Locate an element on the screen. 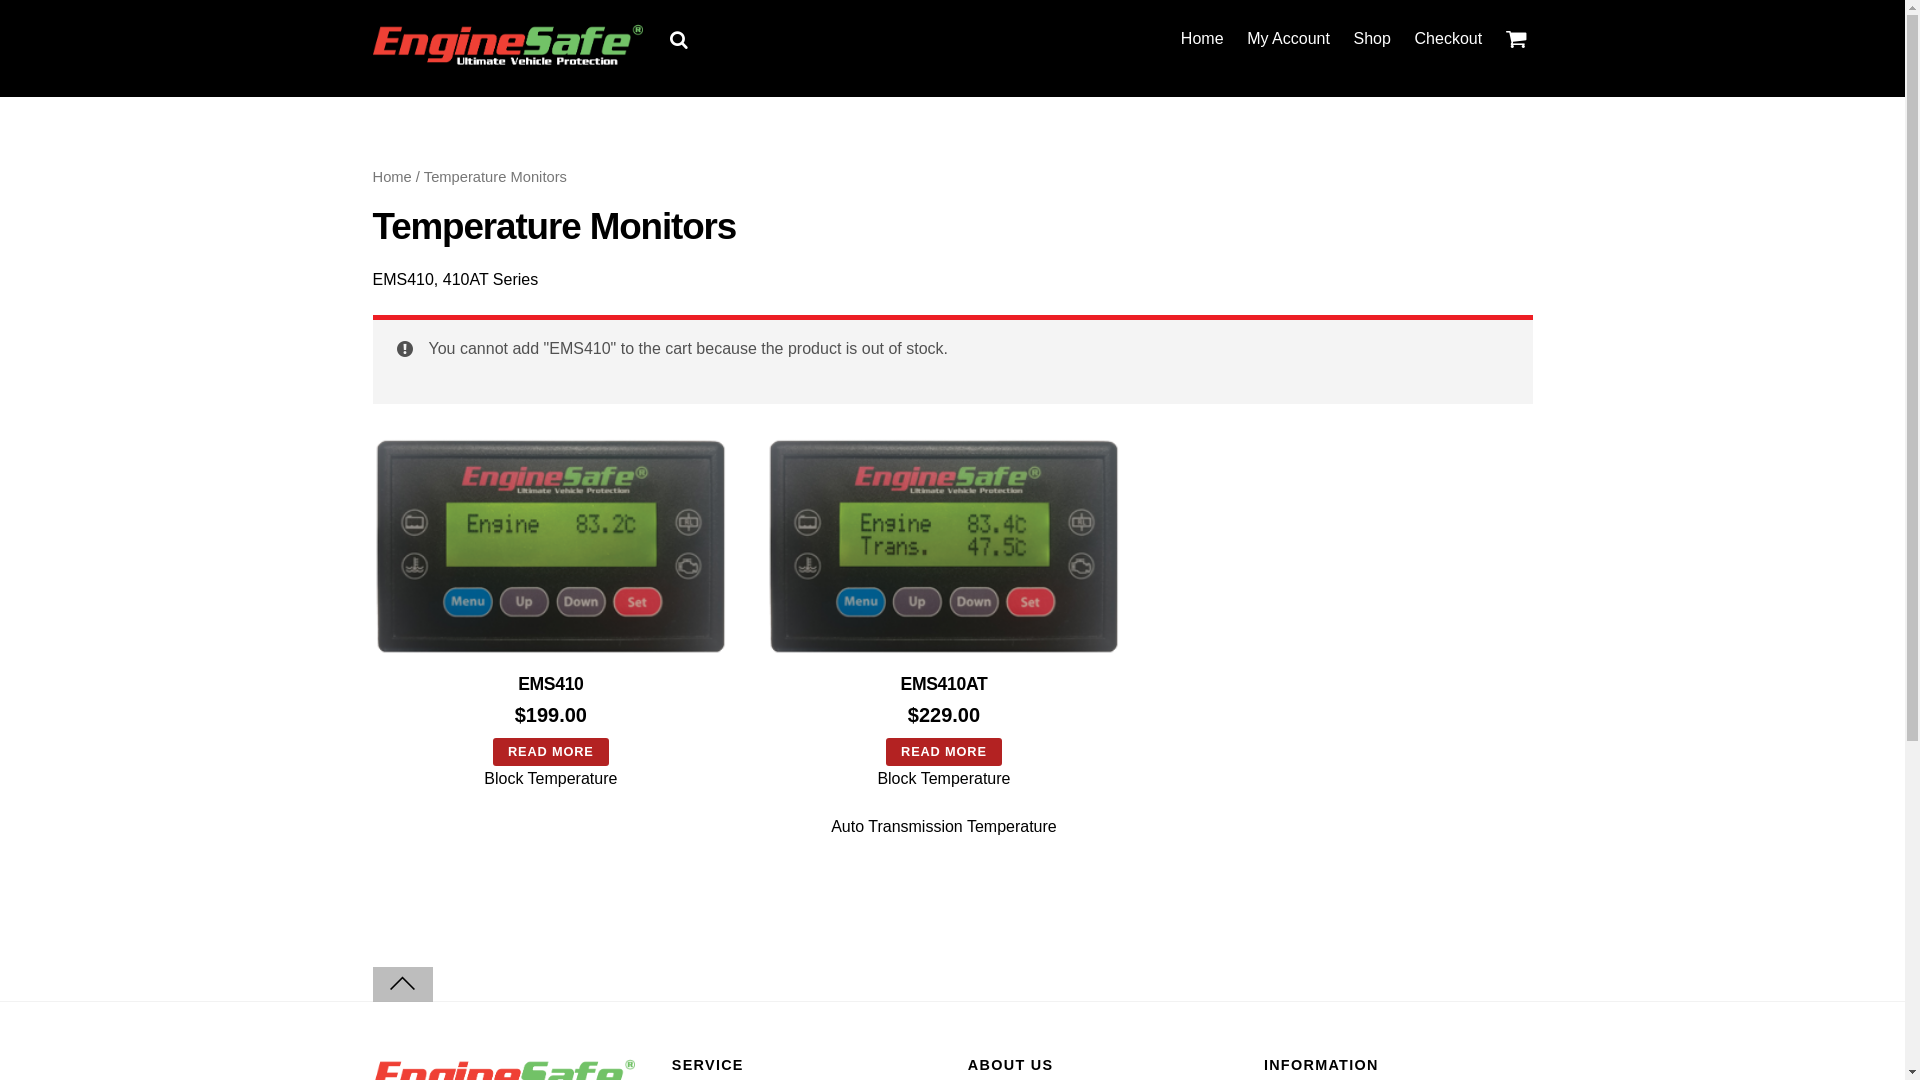 Image resolution: width=1920 pixels, height=1080 pixels. 'EngineSafe' is located at coordinates (507, 43).